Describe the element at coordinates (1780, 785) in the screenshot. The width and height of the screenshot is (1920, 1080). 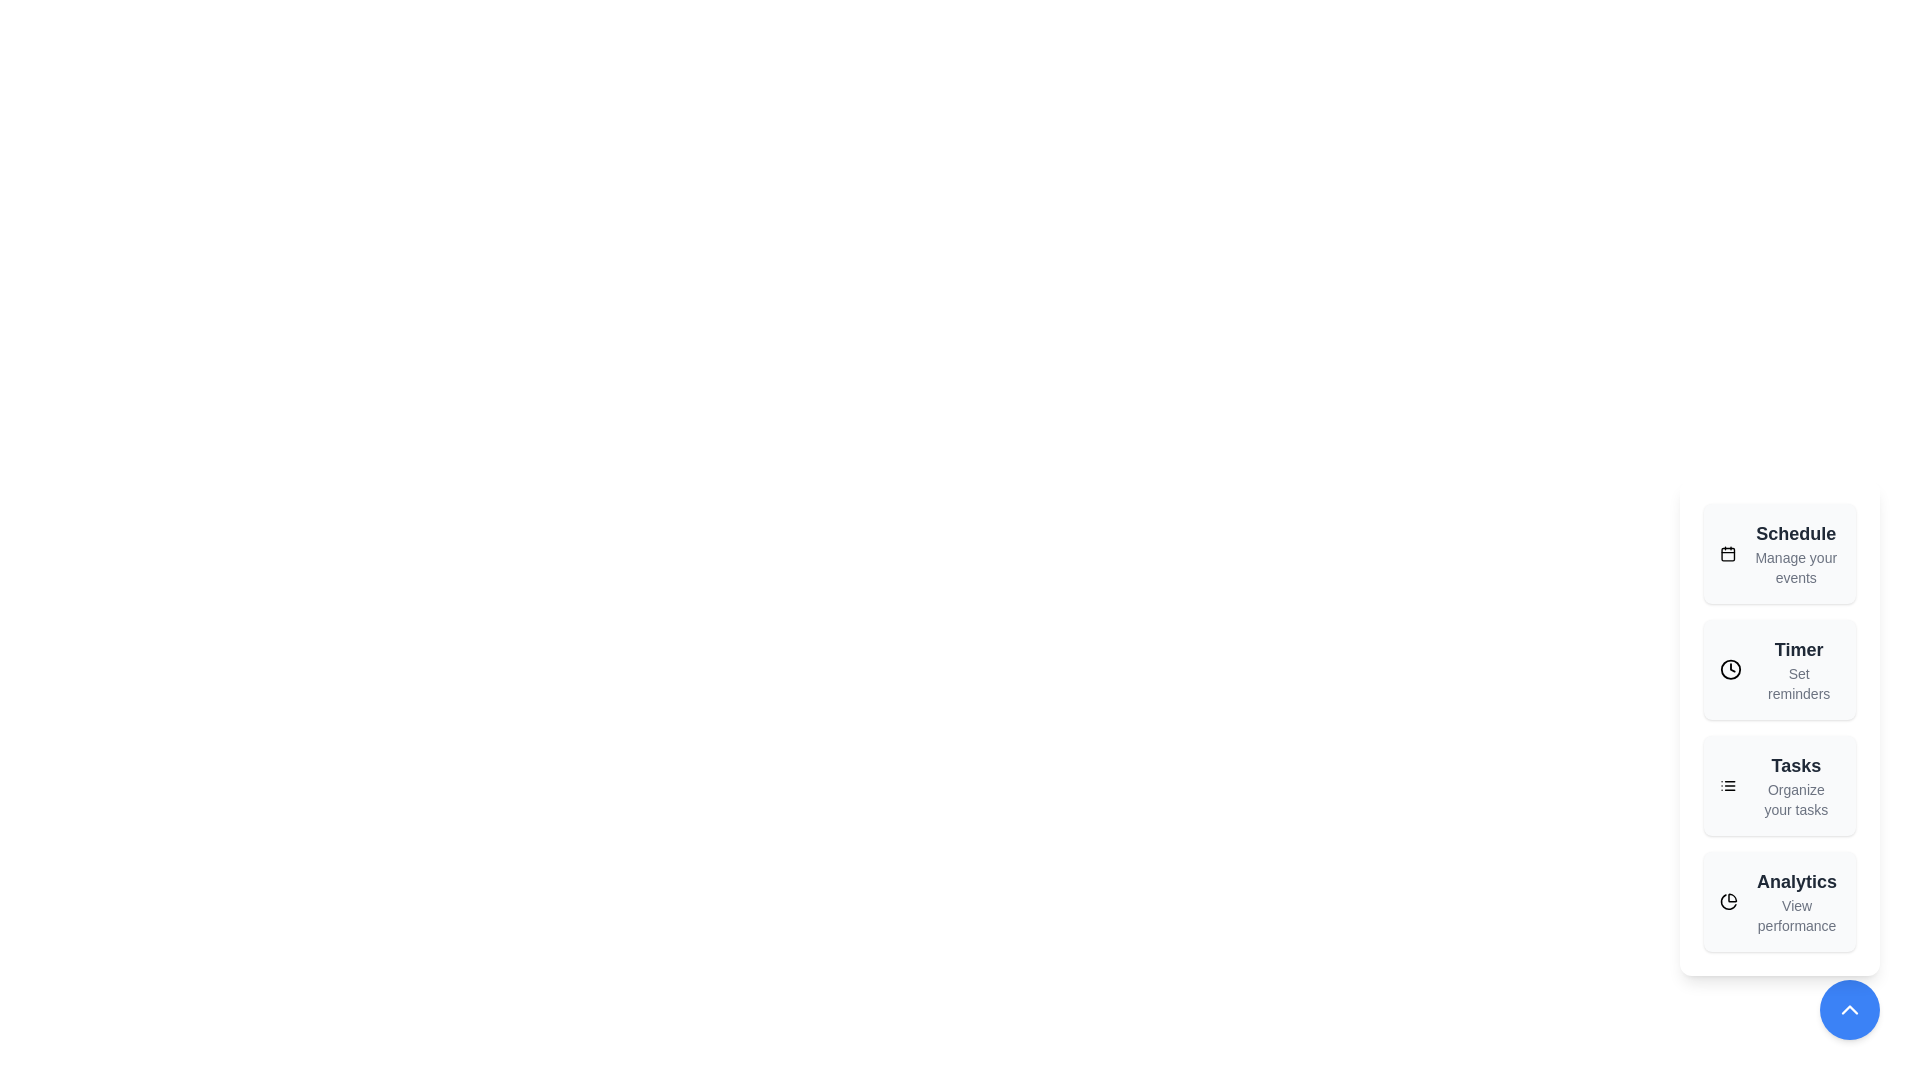
I see `the action item Tasks to preview its details` at that location.